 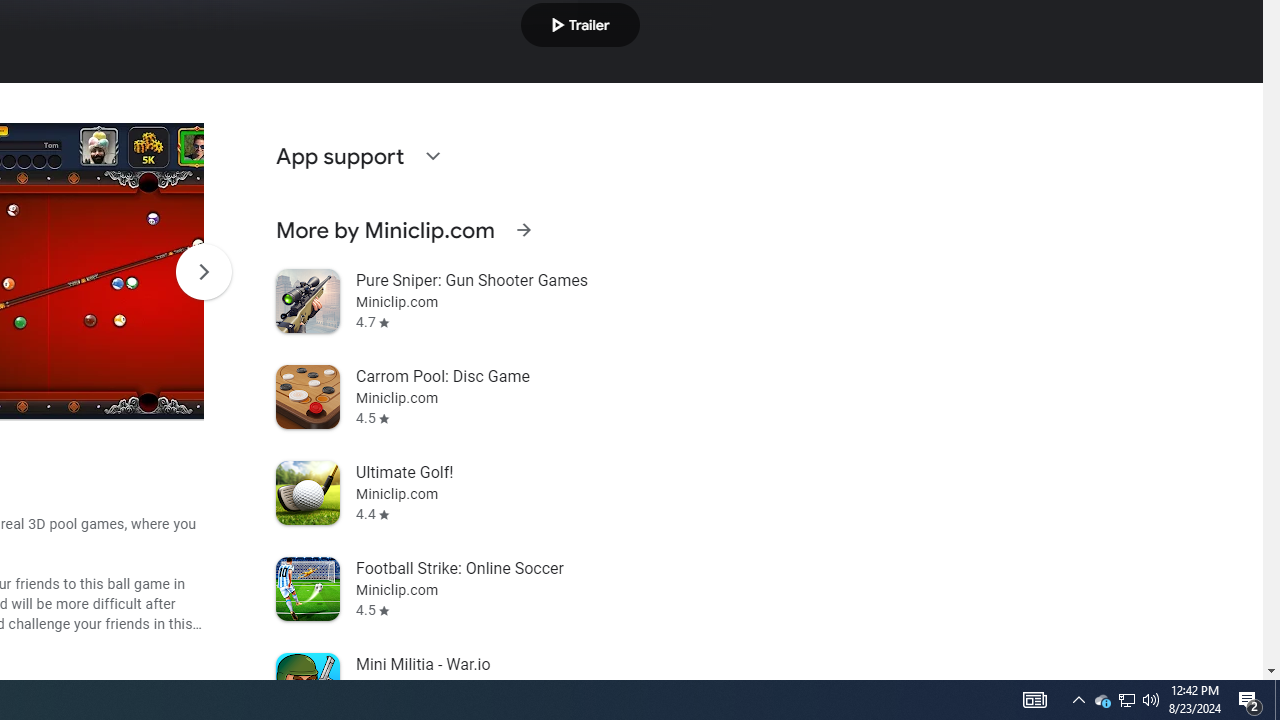 What do you see at coordinates (579, 24) in the screenshot?
I see `'Play trailer'` at bounding box center [579, 24].